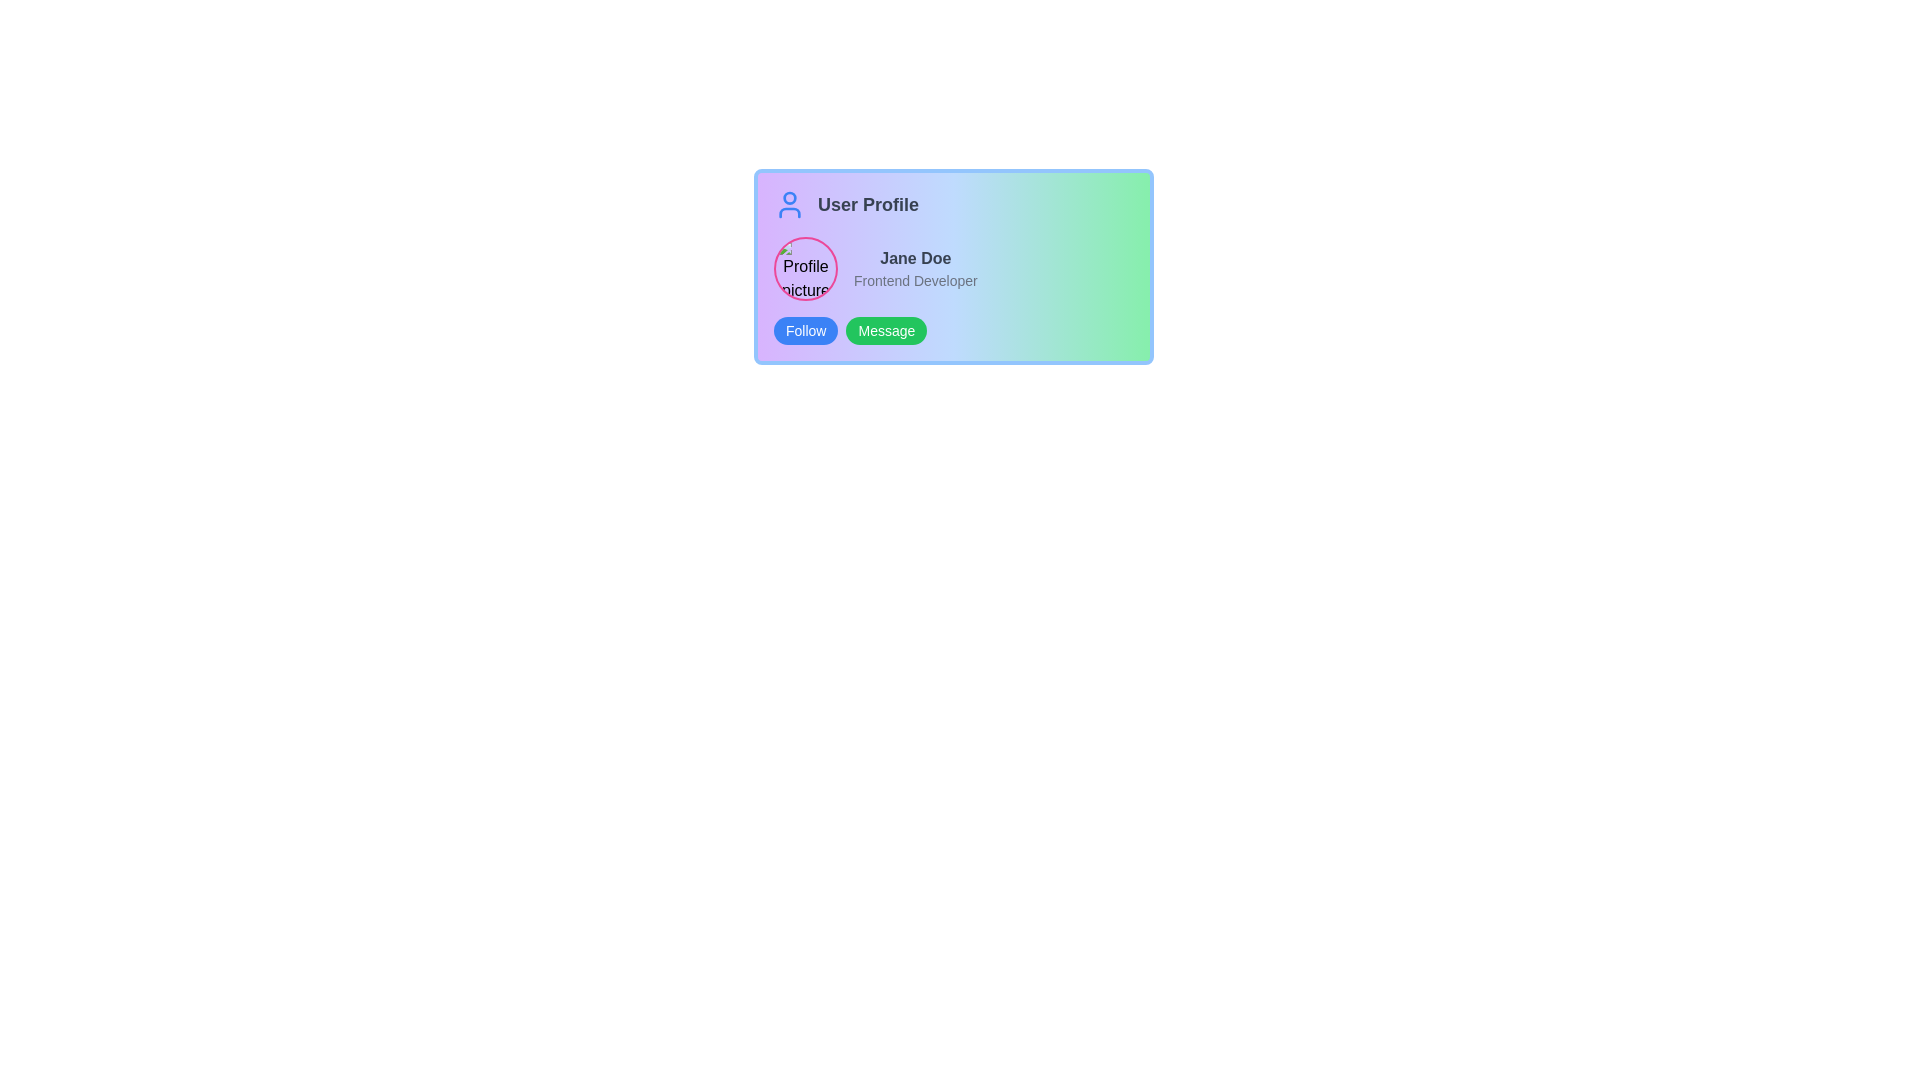 The width and height of the screenshot is (1920, 1080). I want to click on the Text Display element displaying the name 'Jane Doe' in bold font within the user profile card, positioned above the 'Frontend Developer' text, so click(914, 257).